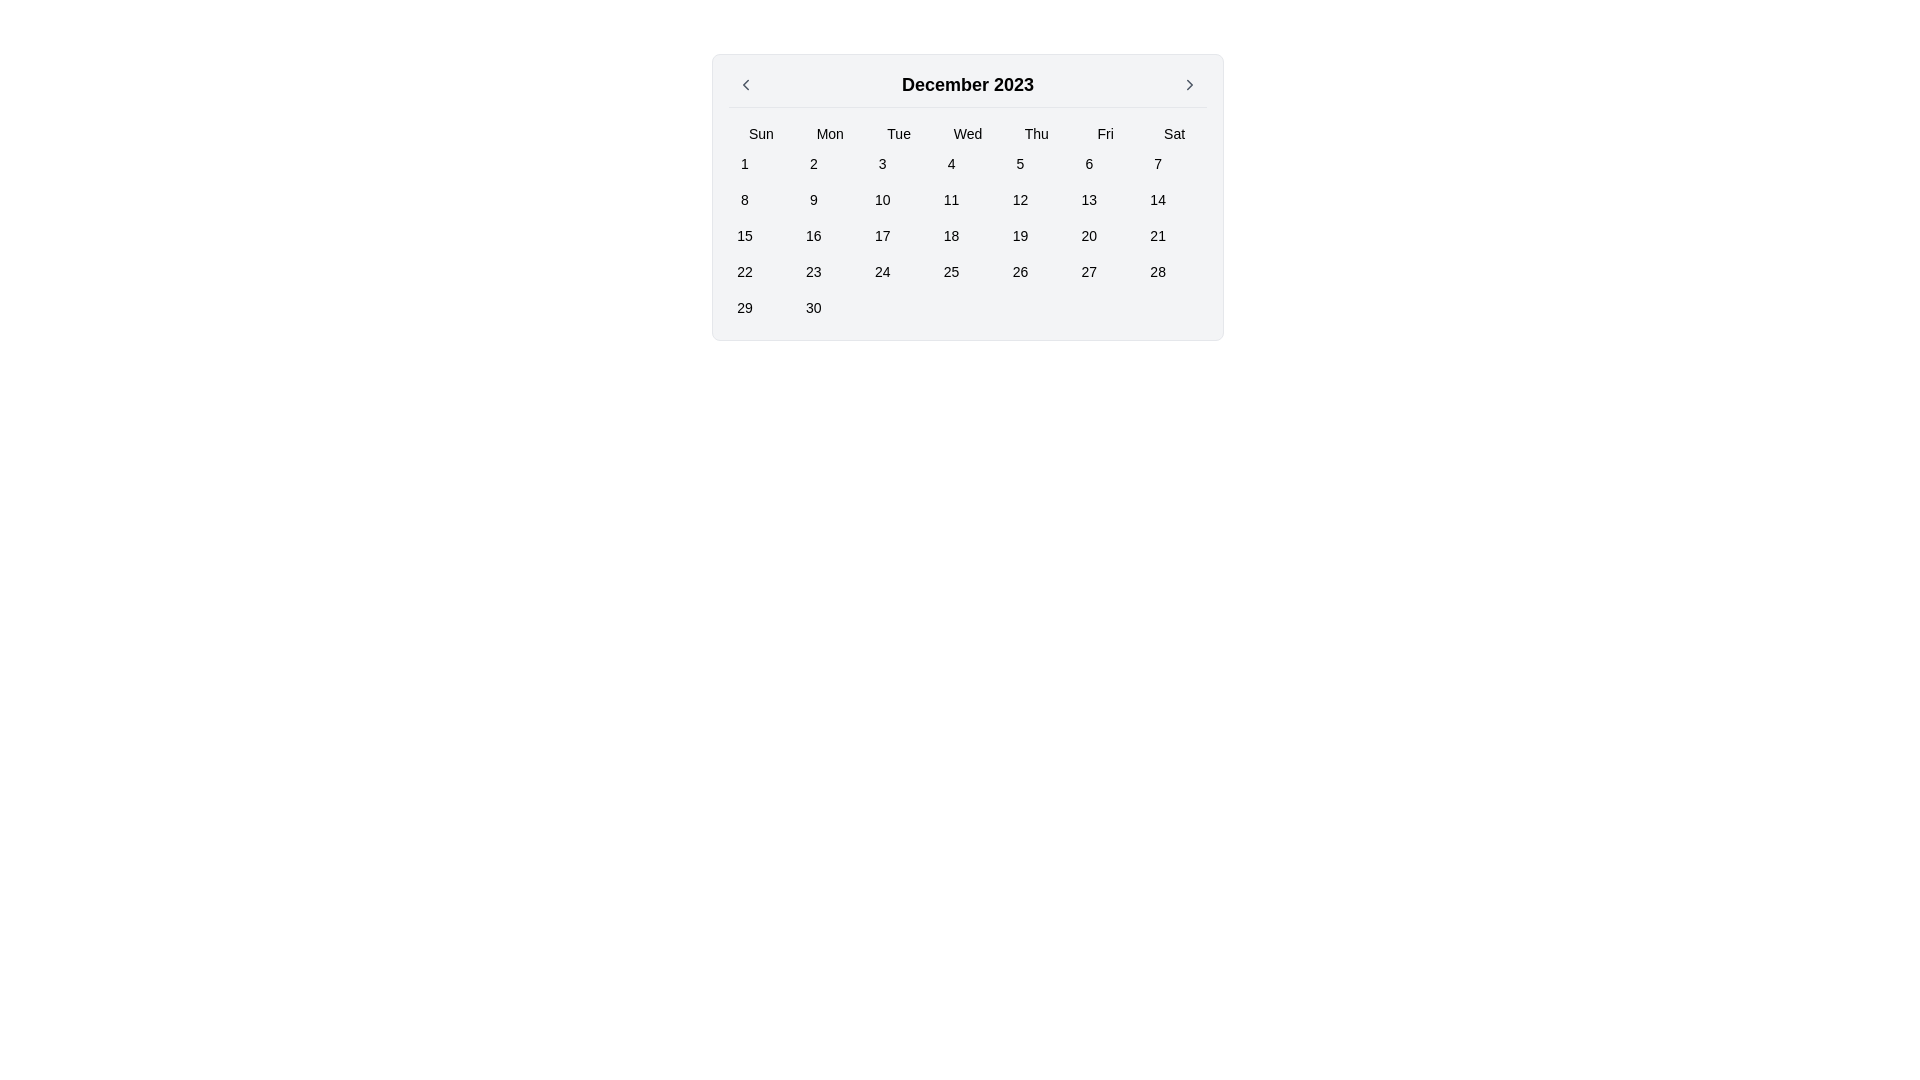 Image resolution: width=1920 pixels, height=1080 pixels. What do you see at coordinates (1174, 134) in the screenshot?
I see `the text label displaying 'Sat', which is the last in the series of day labels in the header row of the calendar interface` at bounding box center [1174, 134].